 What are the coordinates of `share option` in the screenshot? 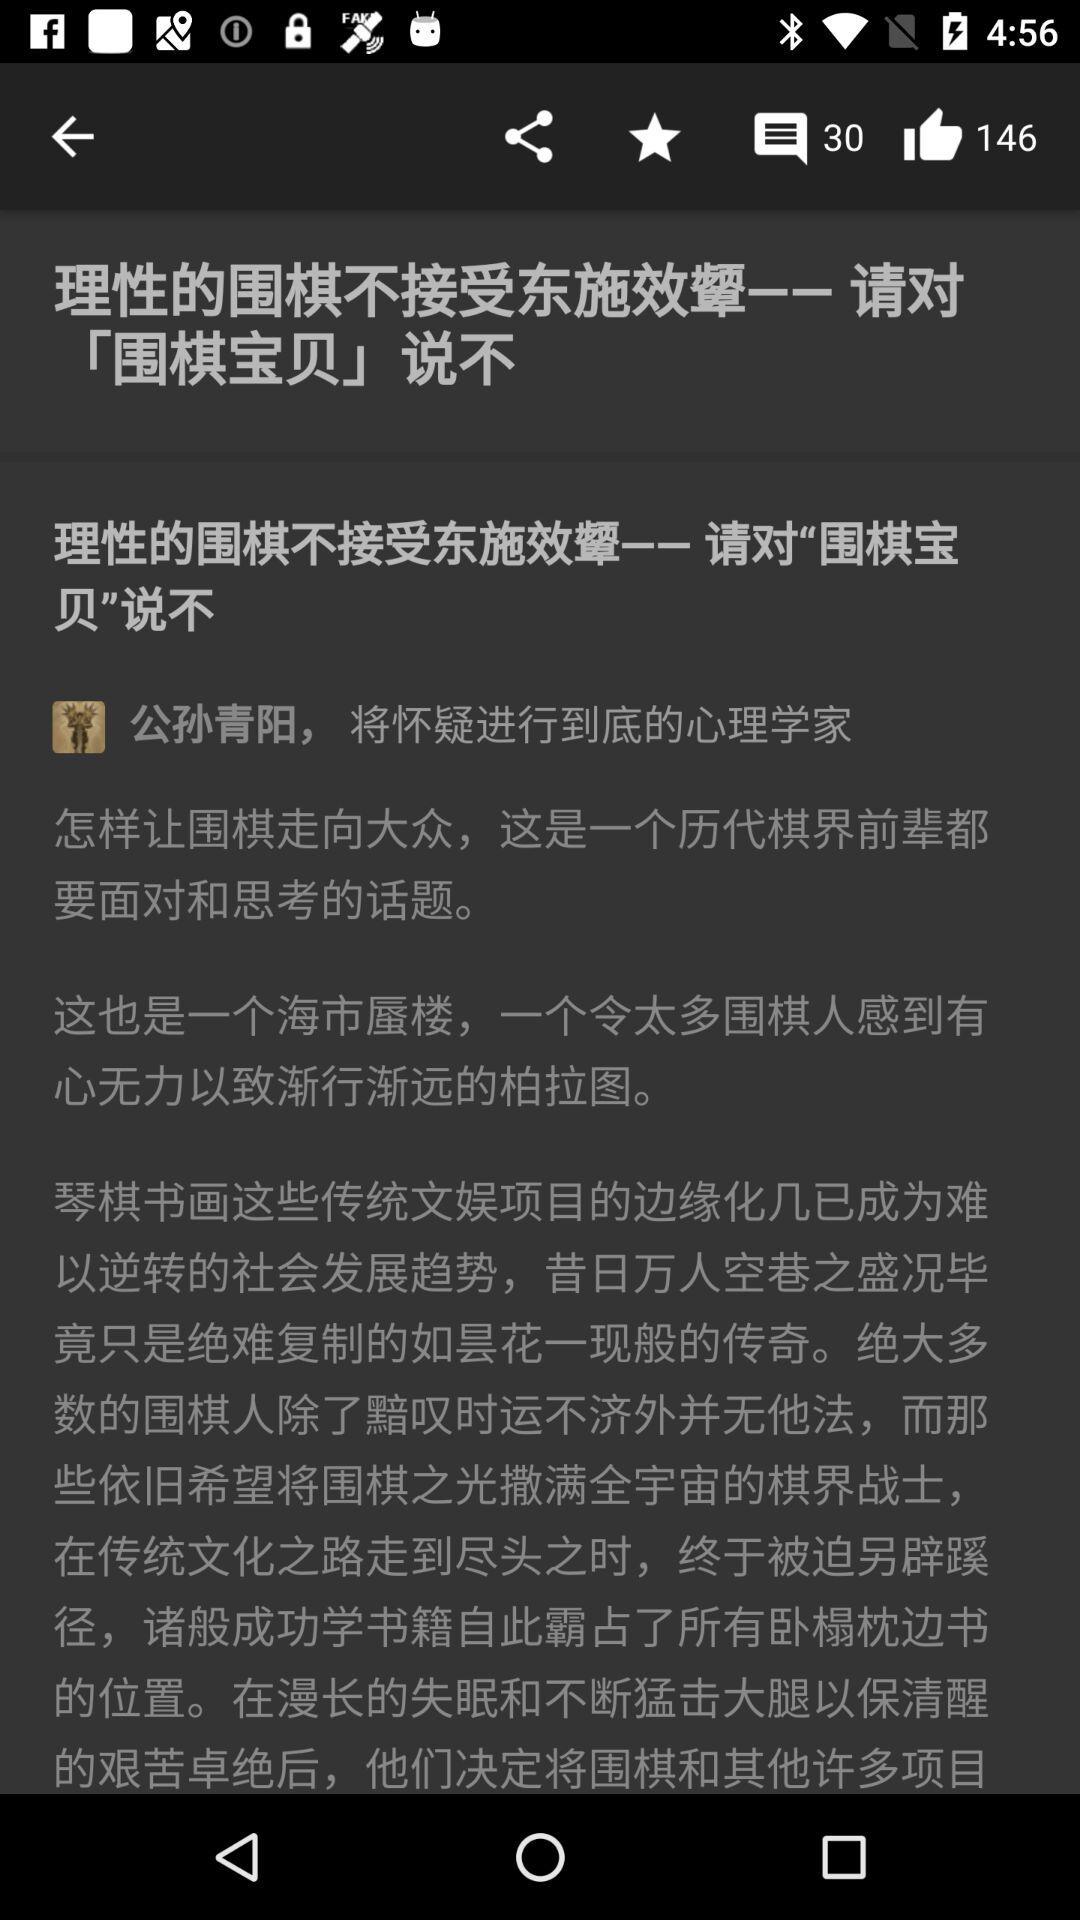 It's located at (527, 135).